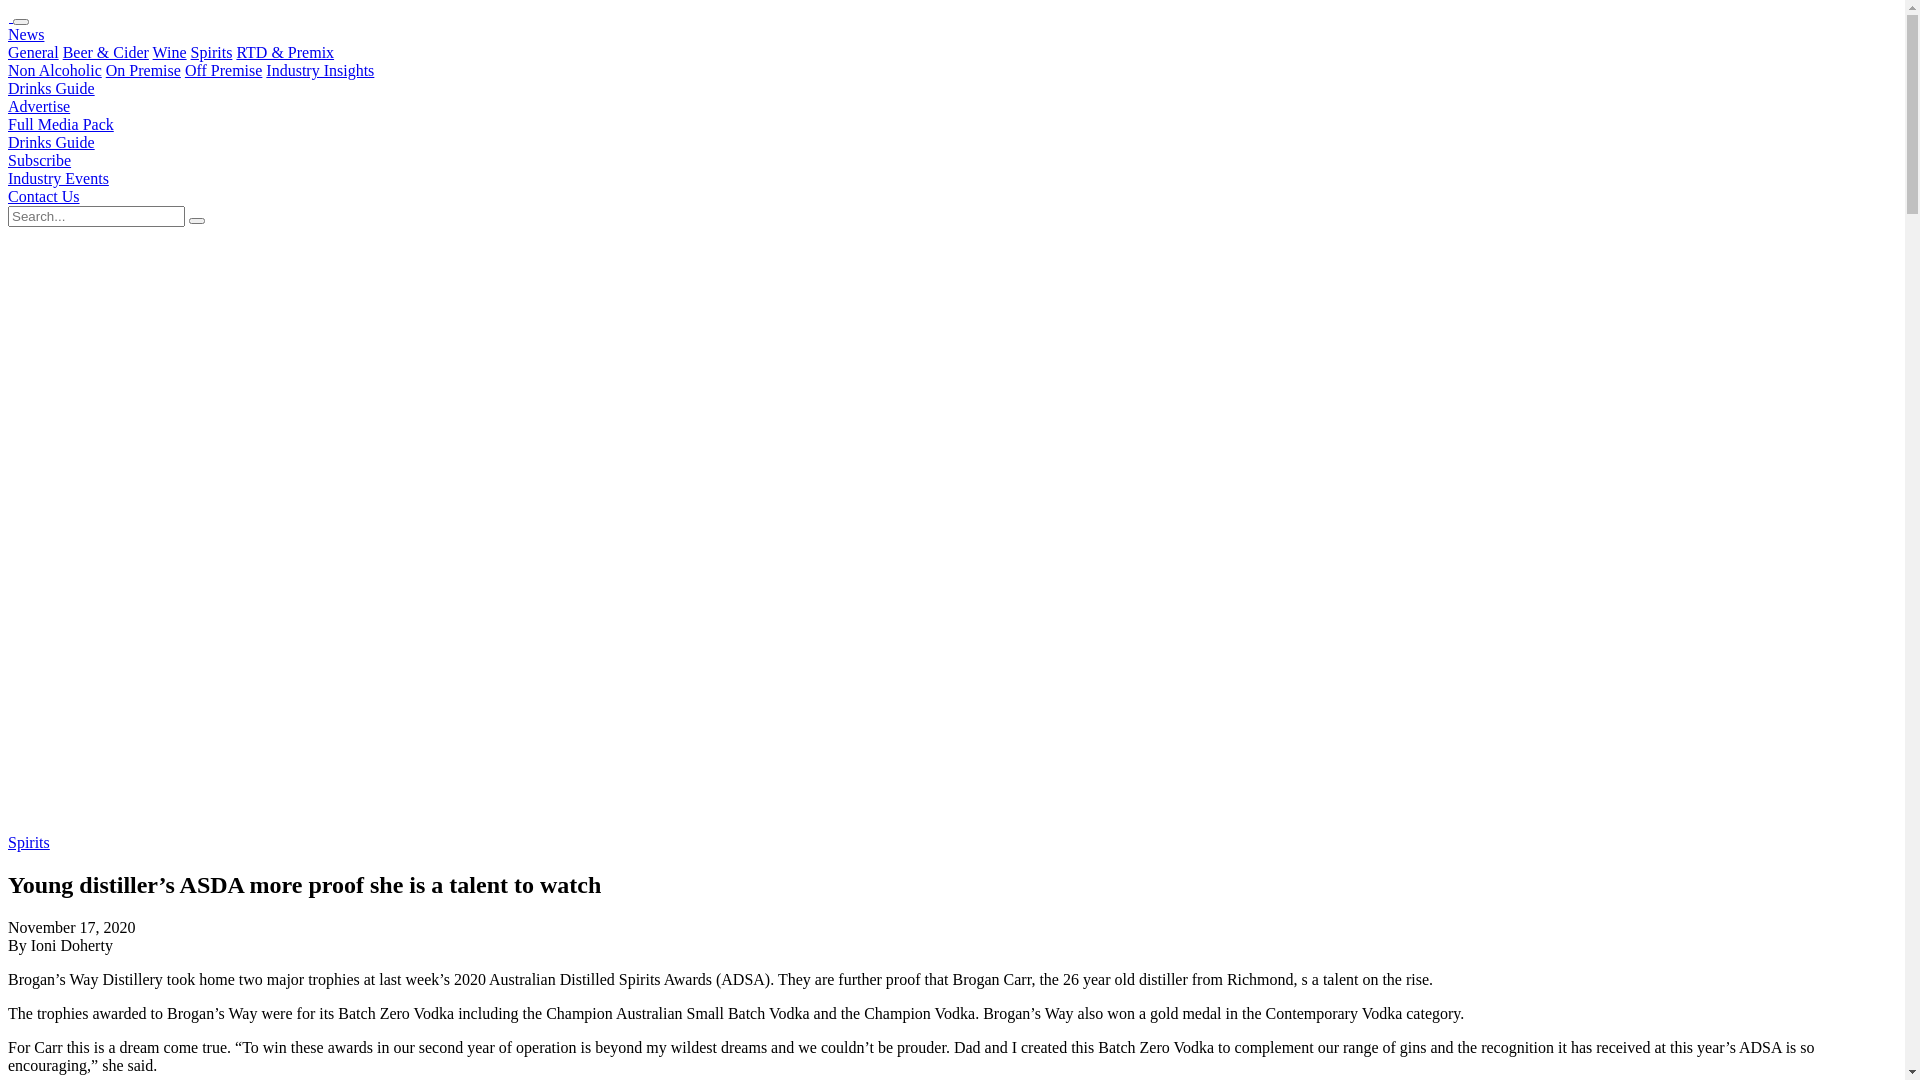 The image size is (1920, 1080). What do you see at coordinates (8, 34) in the screenshot?
I see `'News'` at bounding box center [8, 34].